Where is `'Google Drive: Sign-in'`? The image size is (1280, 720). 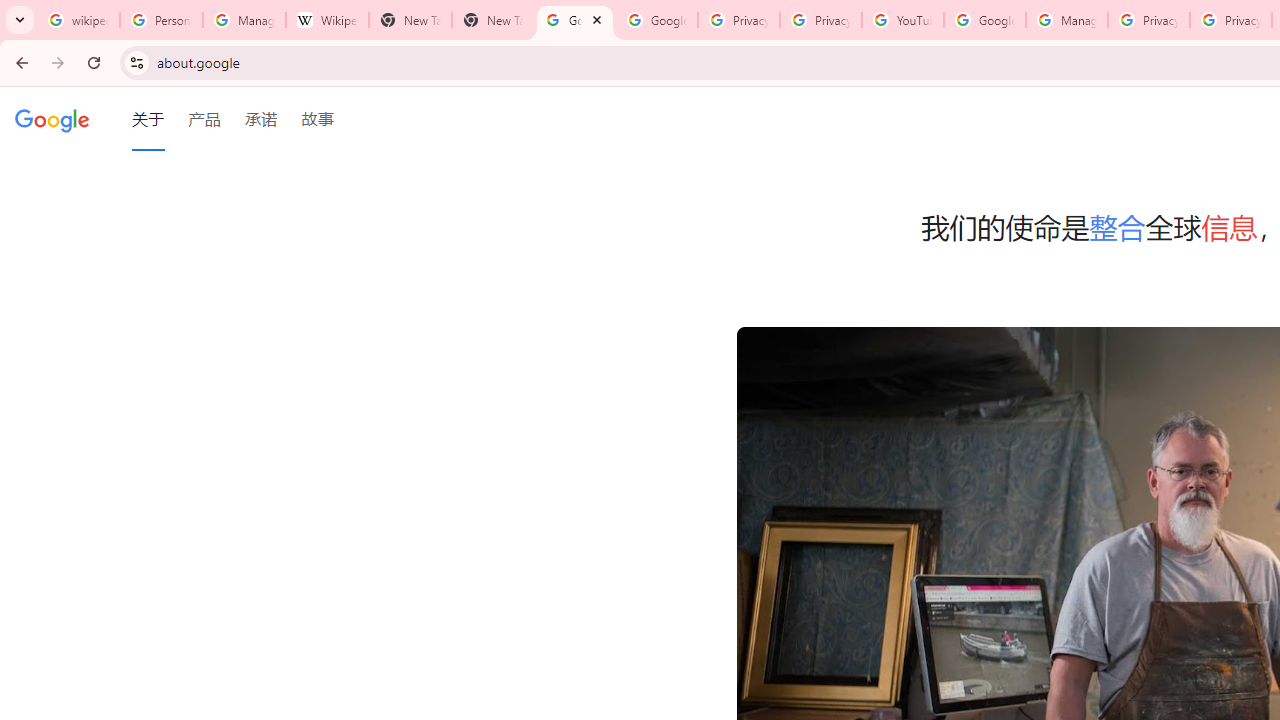
'Google Drive: Sign-in' is located at coordinates (656, 20).